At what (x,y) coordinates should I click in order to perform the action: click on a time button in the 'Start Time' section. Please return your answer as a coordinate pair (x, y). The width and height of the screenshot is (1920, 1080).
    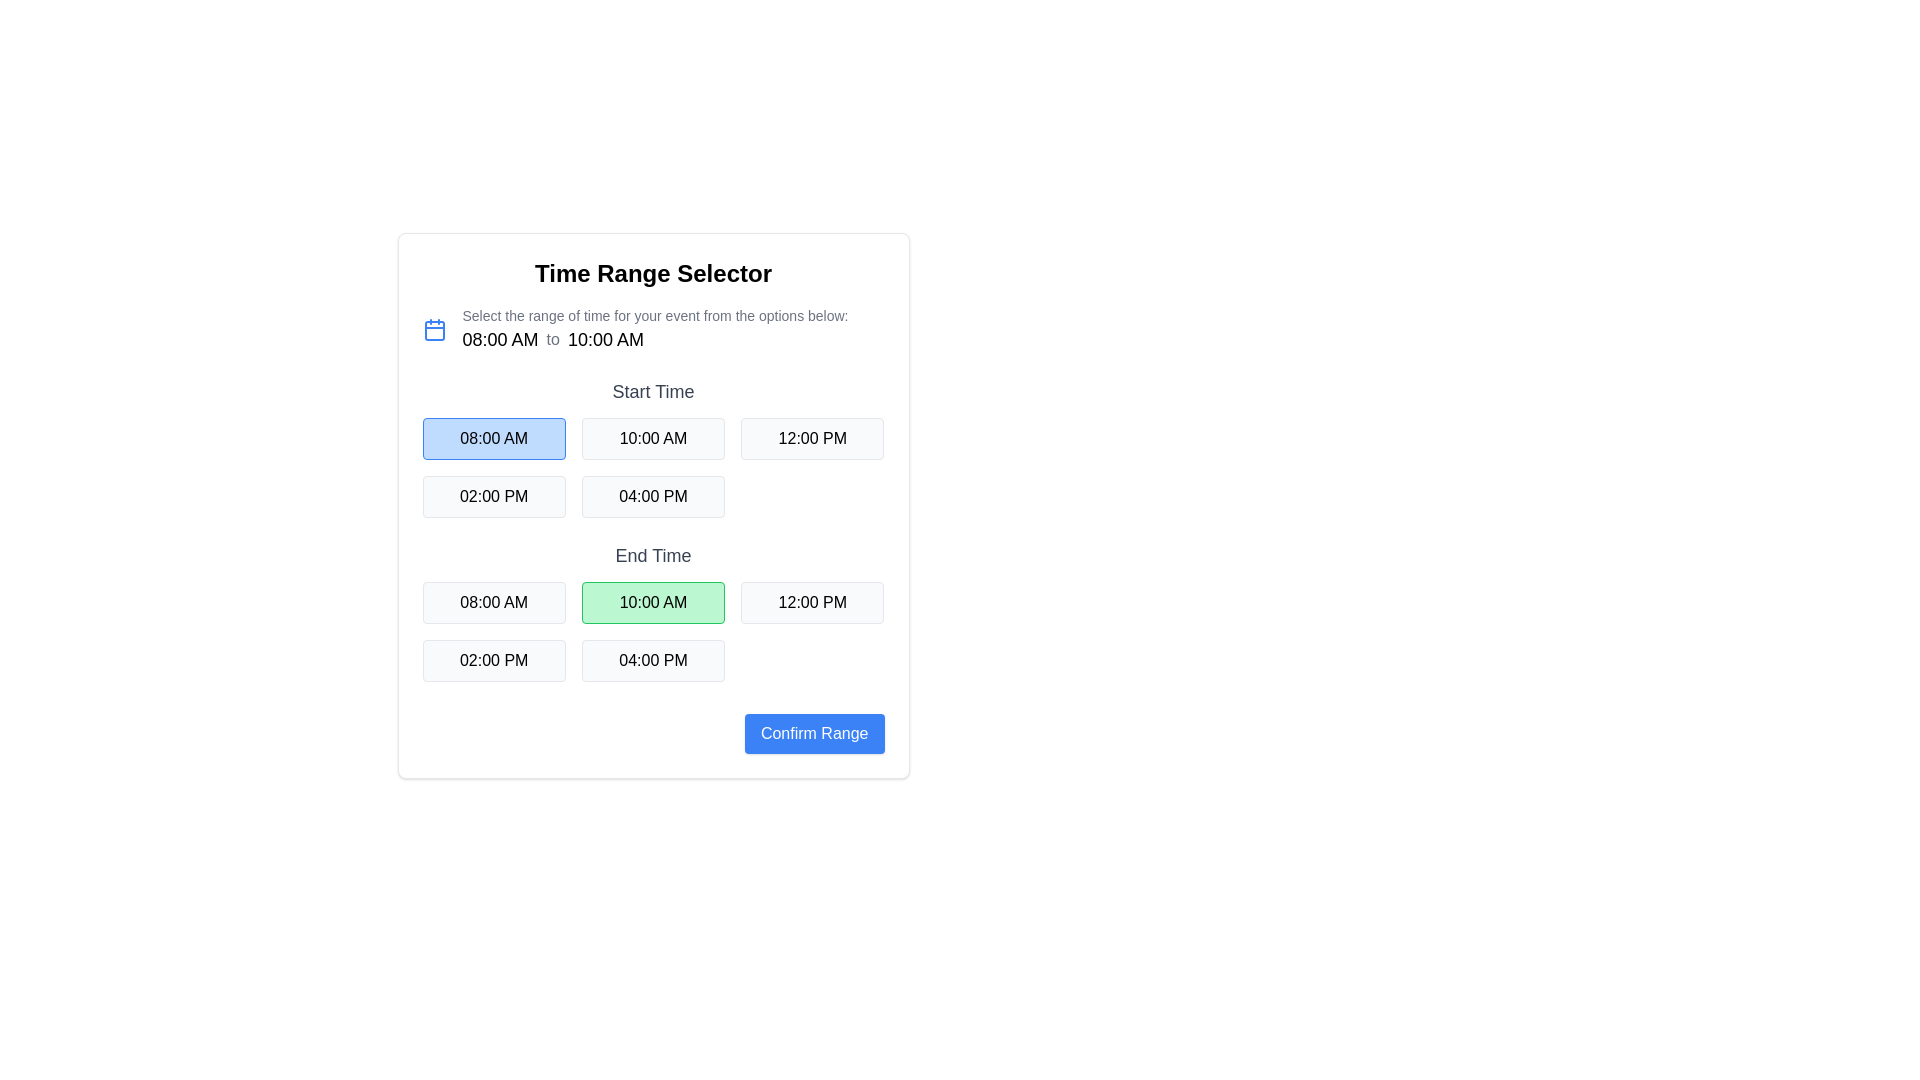
    Looking at the image, I should click on (653, 467).